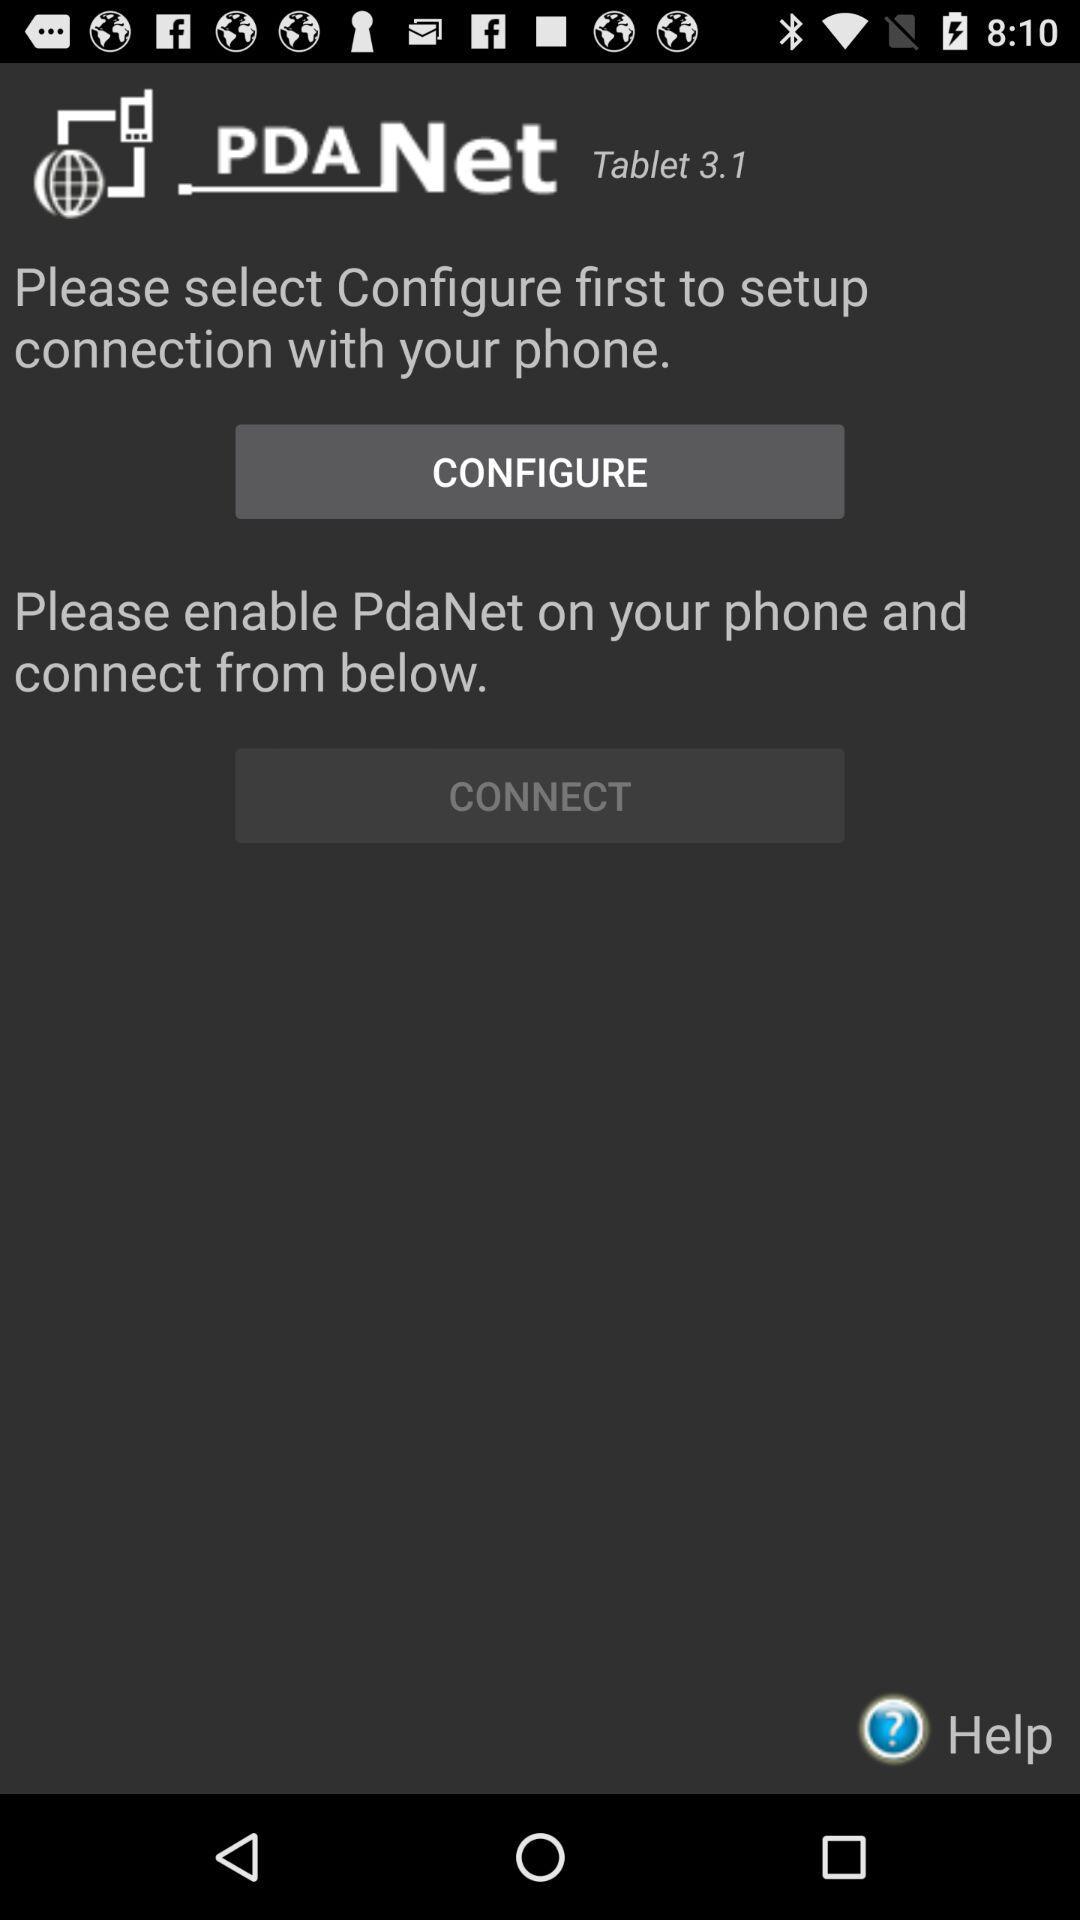  What do you see at coordinates (900, 1727) in the screenshot?
I see `app to the left of help app` at bounding box center [900, 1727].